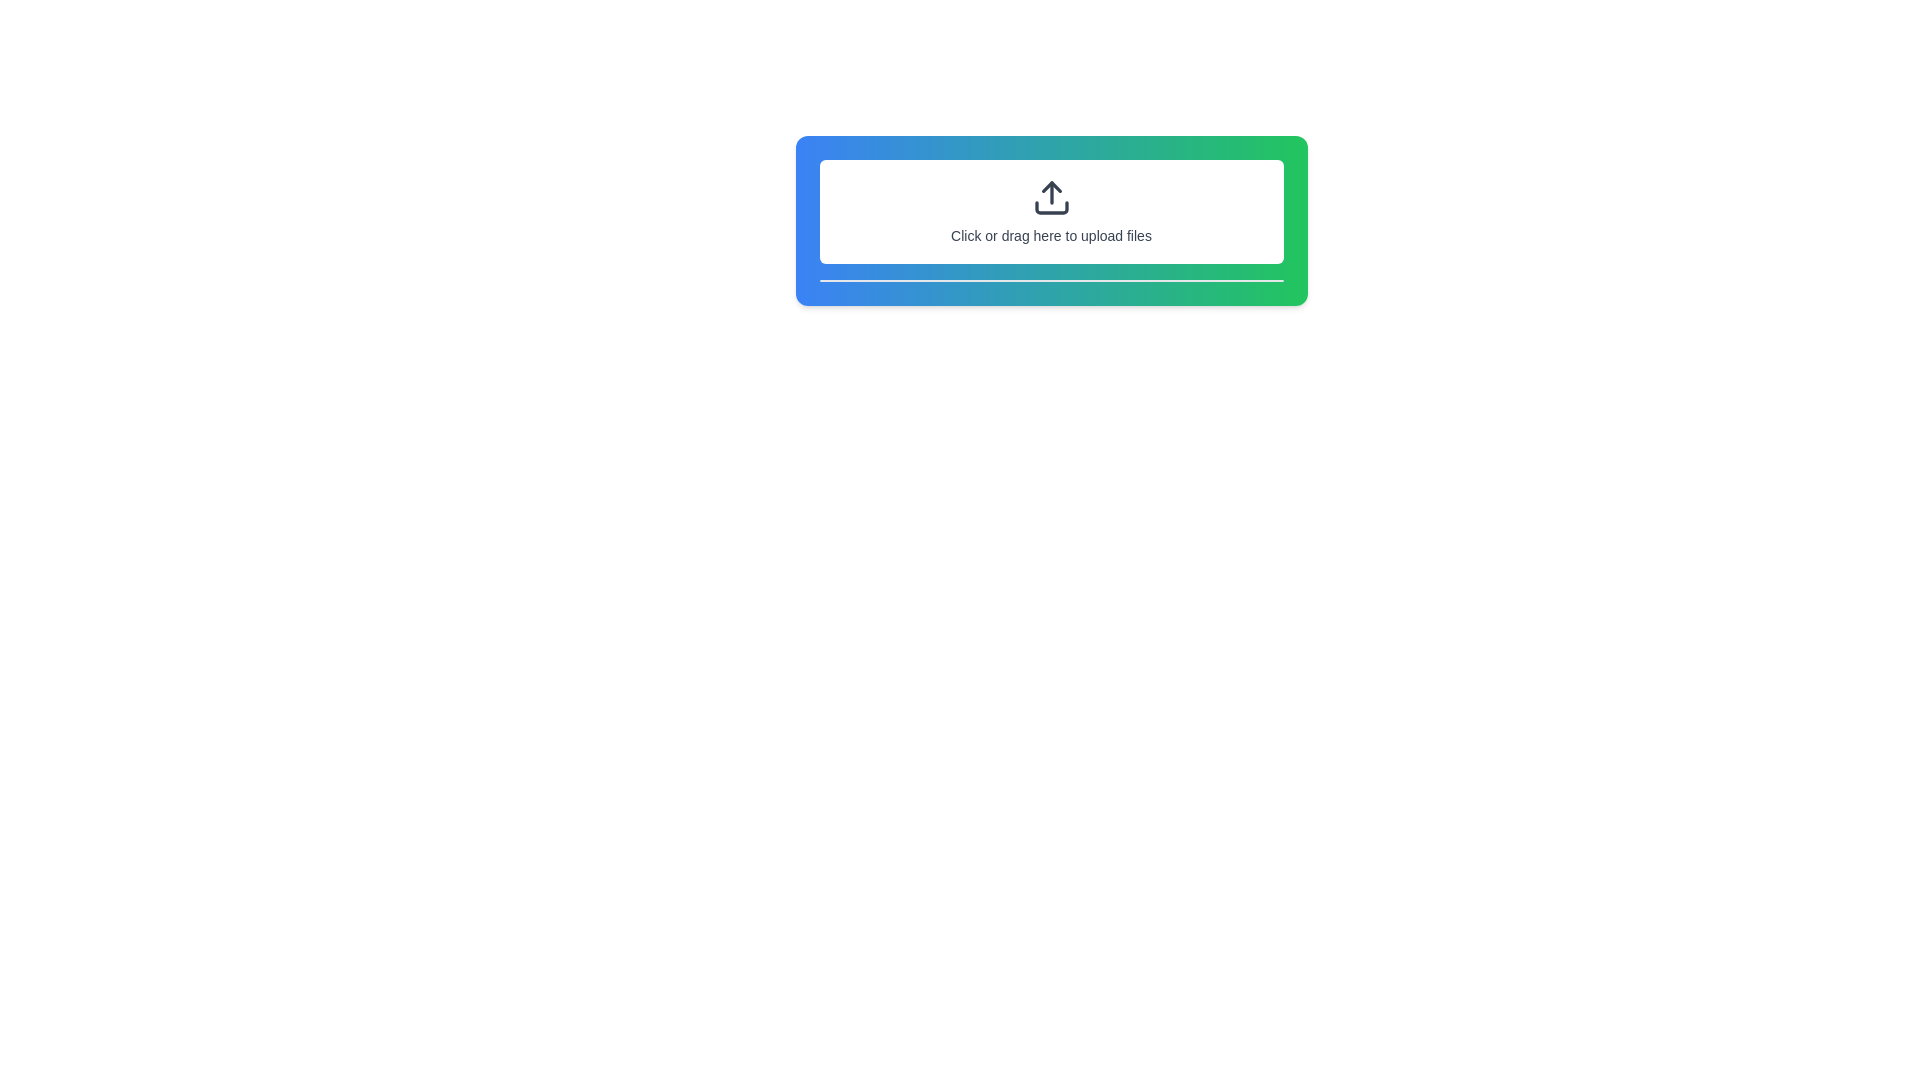 Image resolution: width=1920 pixels, height=1080 pixels. I want to click on the upload icon, which is centered within the upload area labeled 'Click or drag here to upload files.', so click(1050, 197).